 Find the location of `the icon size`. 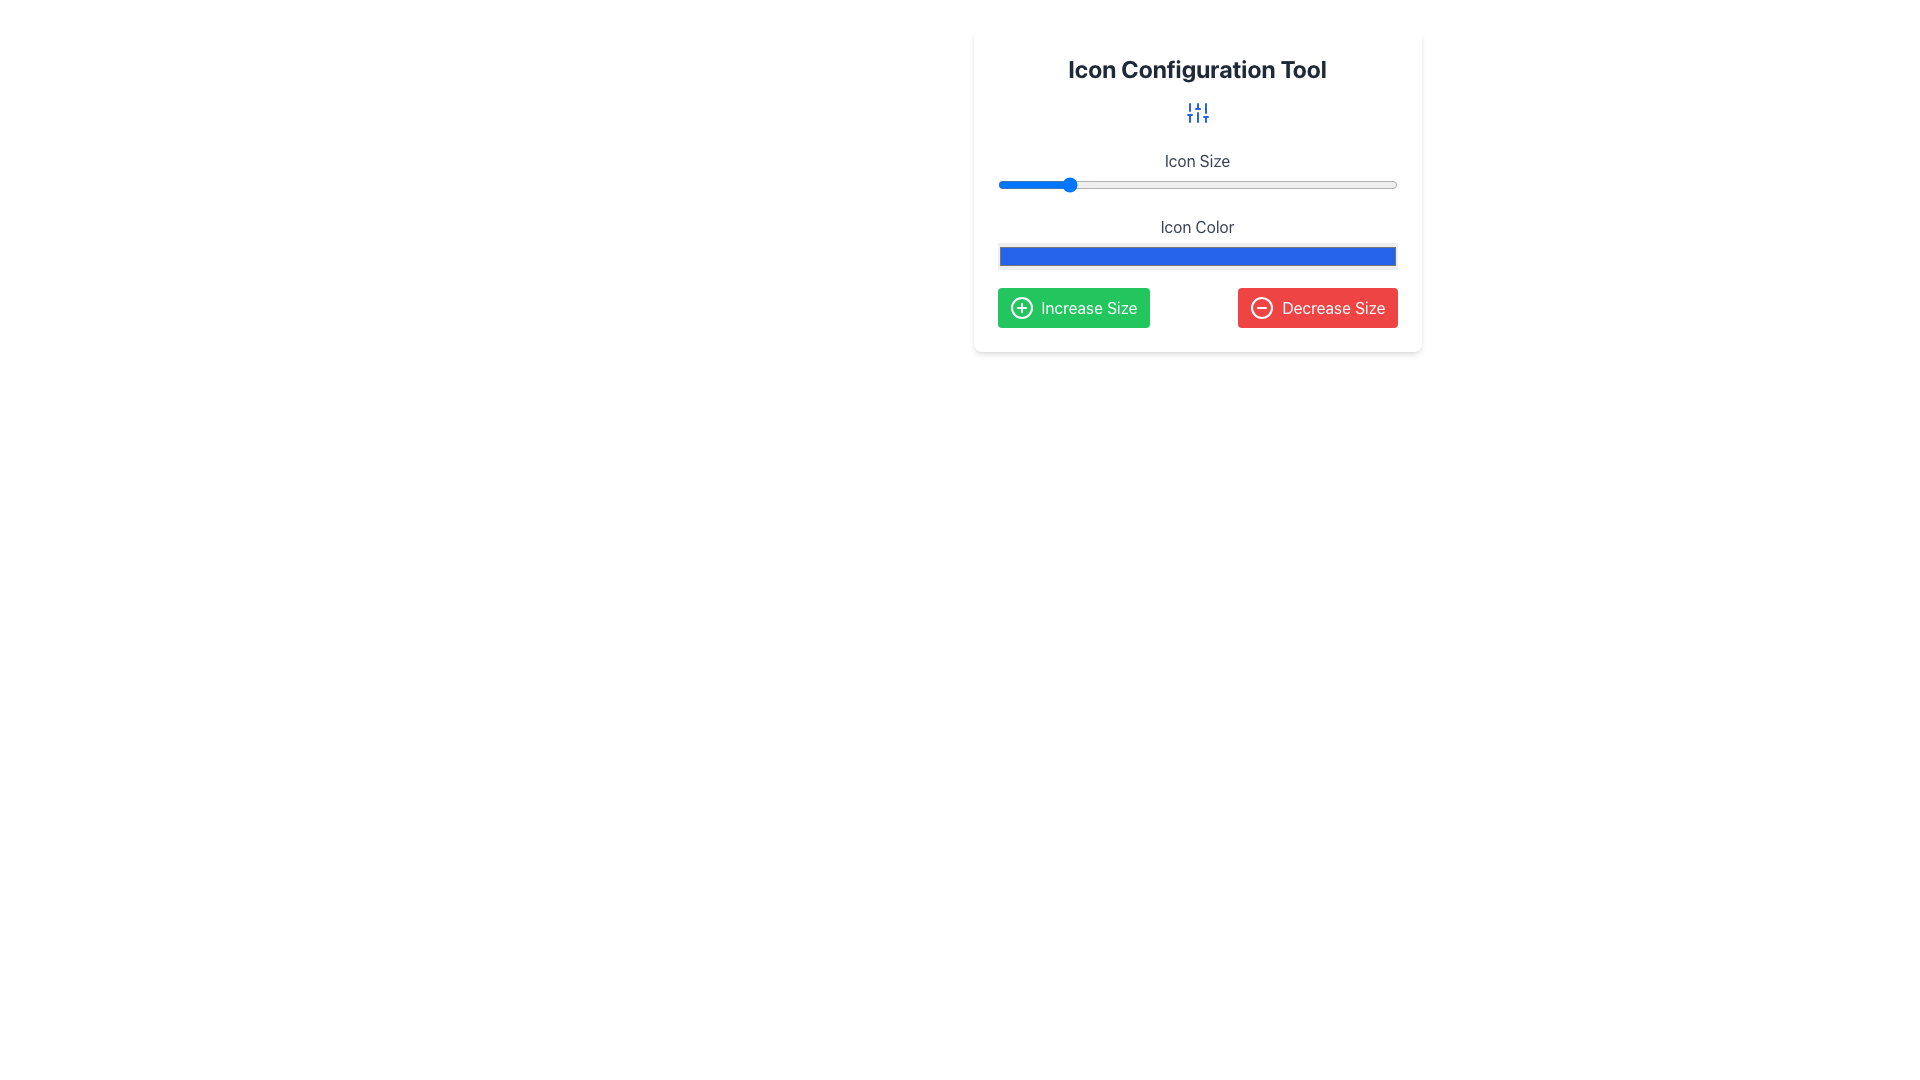

the icon size is located at coordinates (1289, 185).